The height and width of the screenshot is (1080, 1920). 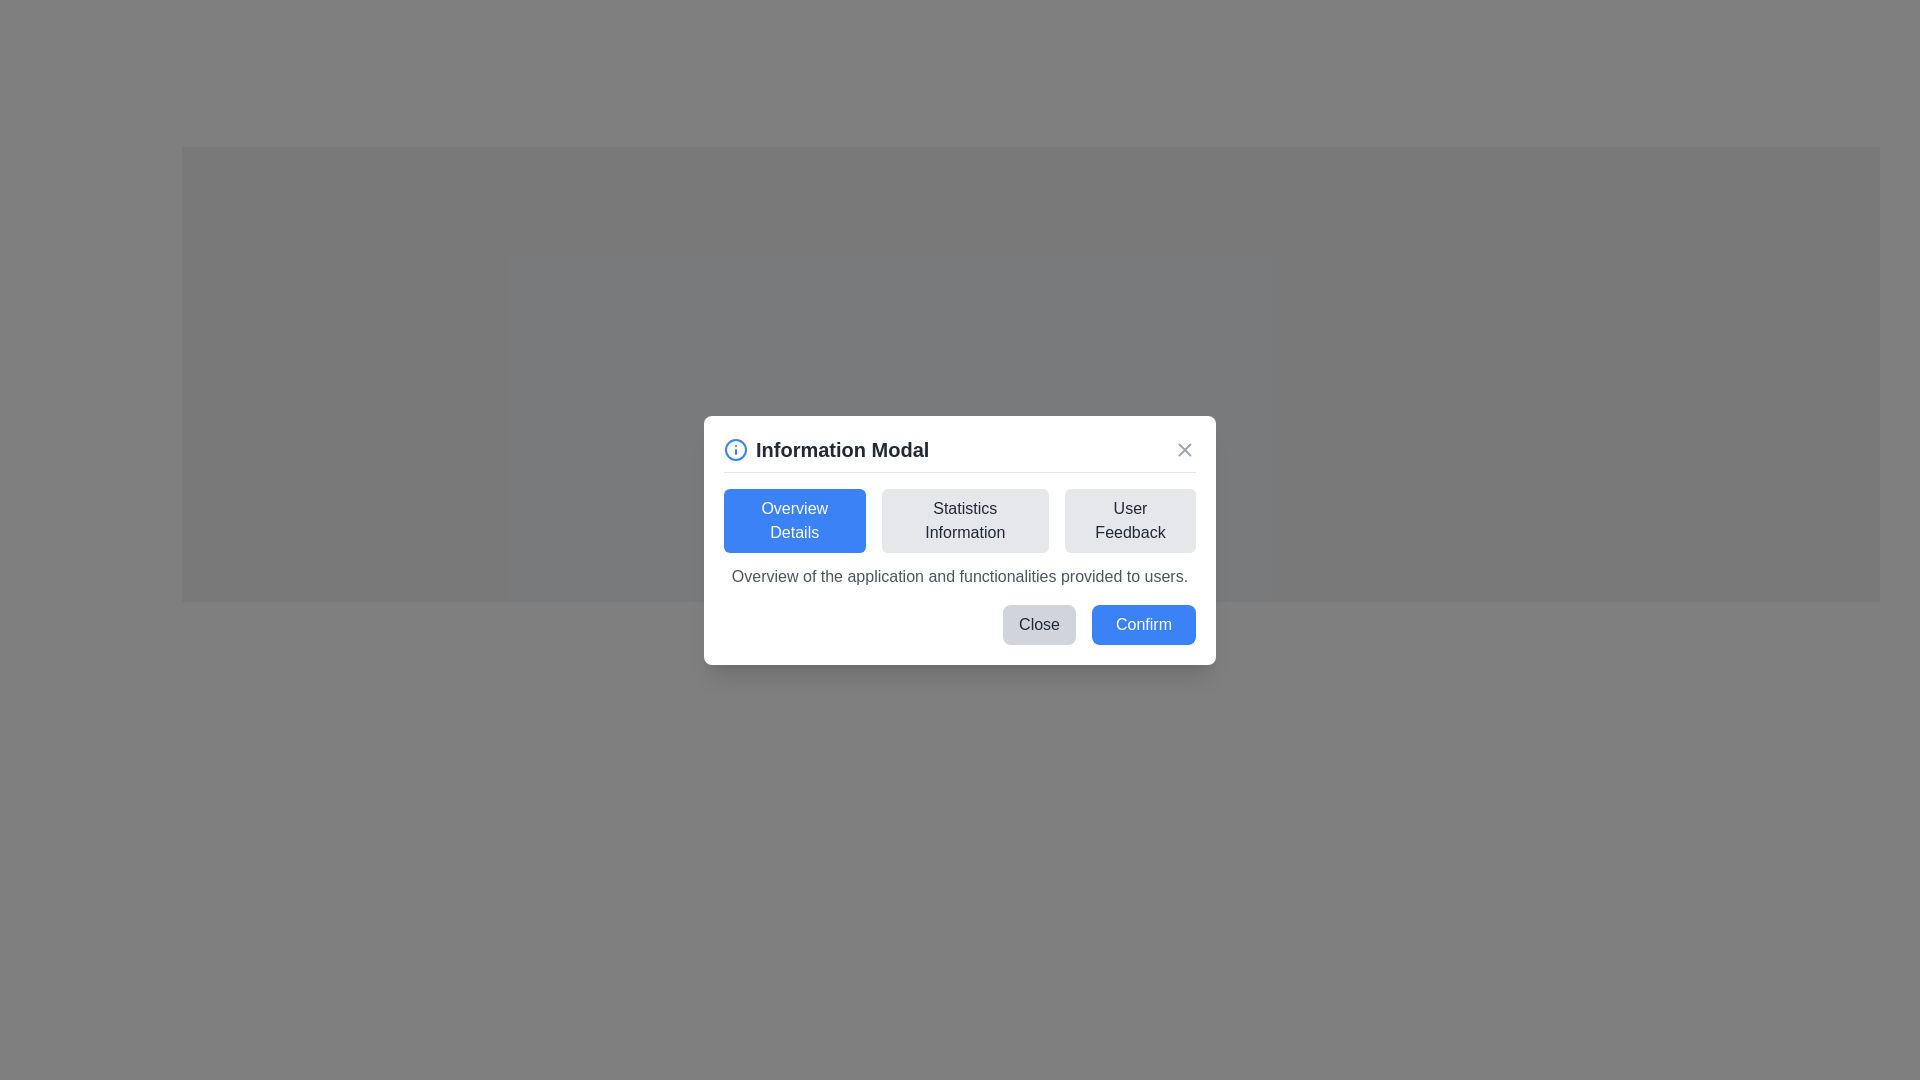 I want to click on the 'Overview Details' button, which is a rectangular button with rounded corners, blue background, and white text, located at the top section of a modal dialog, so click(x=793, y=519).